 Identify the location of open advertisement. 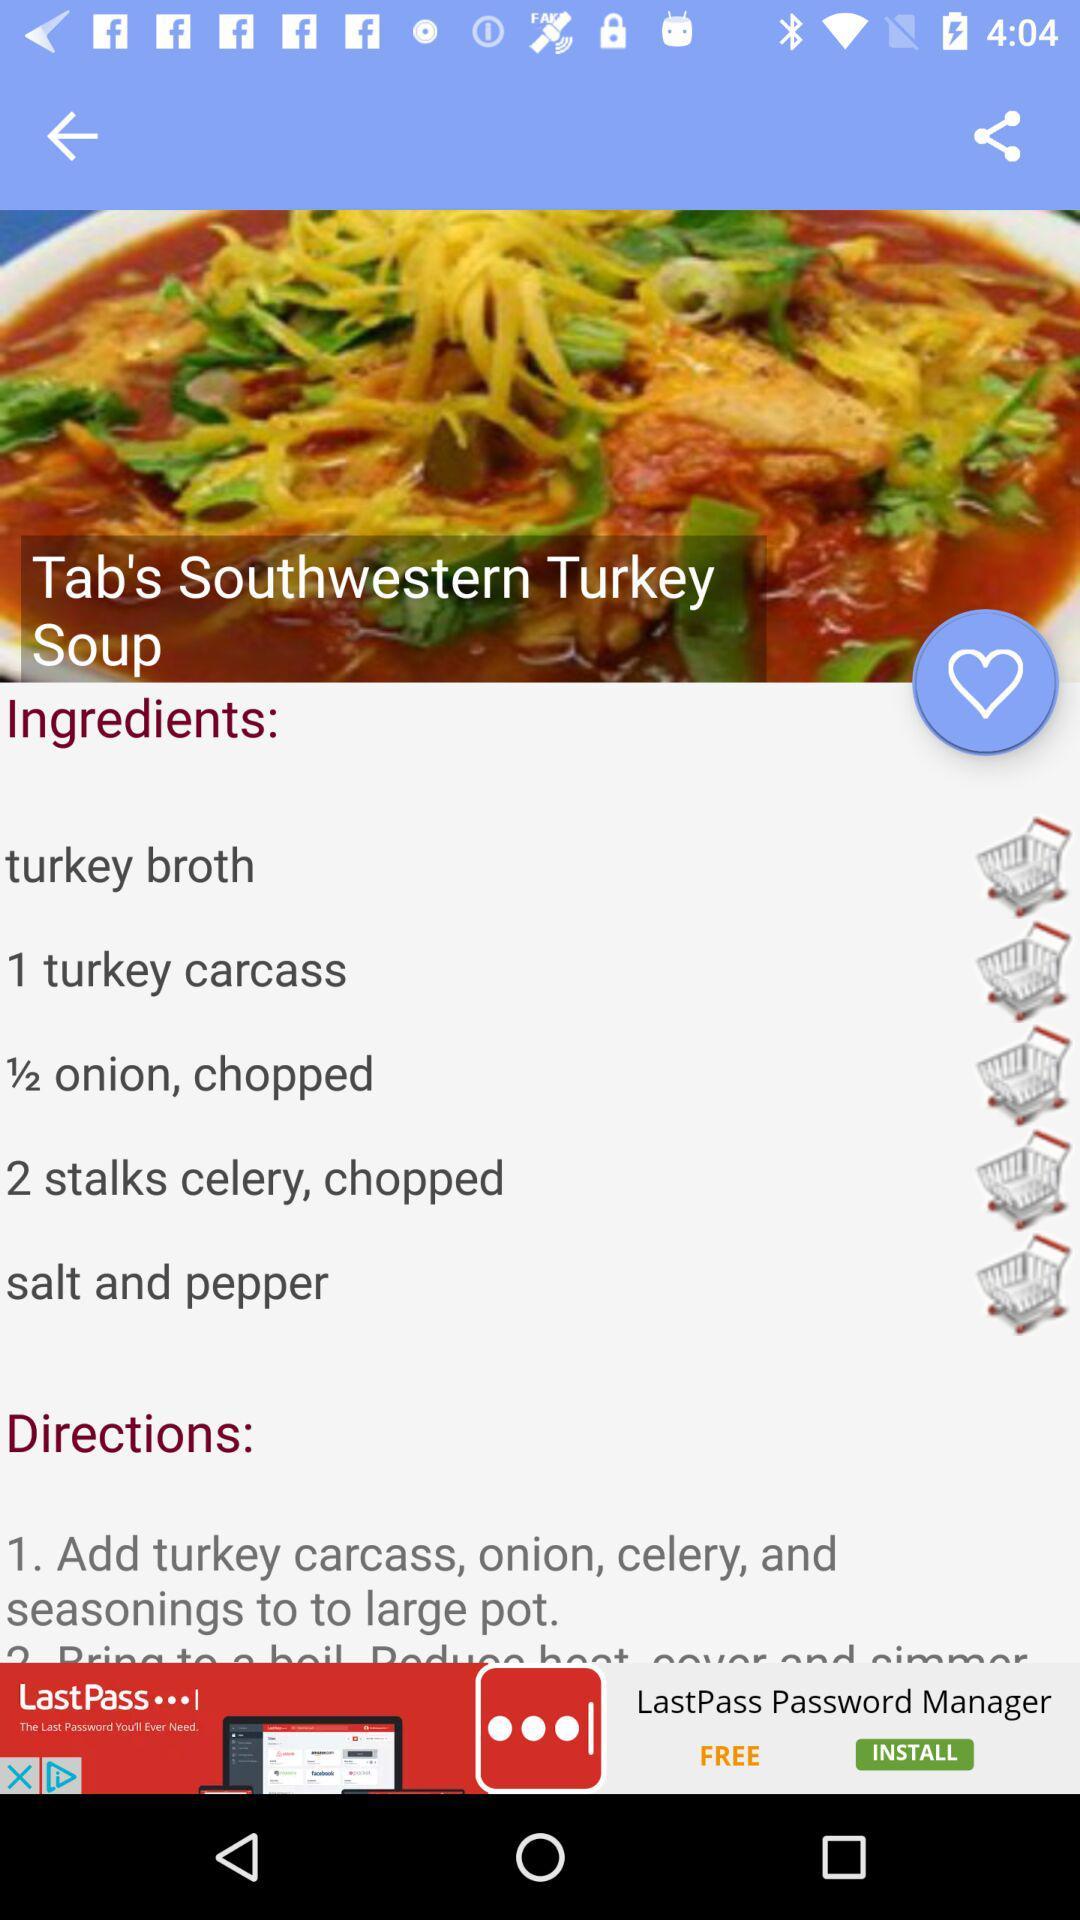
(540, 1727).